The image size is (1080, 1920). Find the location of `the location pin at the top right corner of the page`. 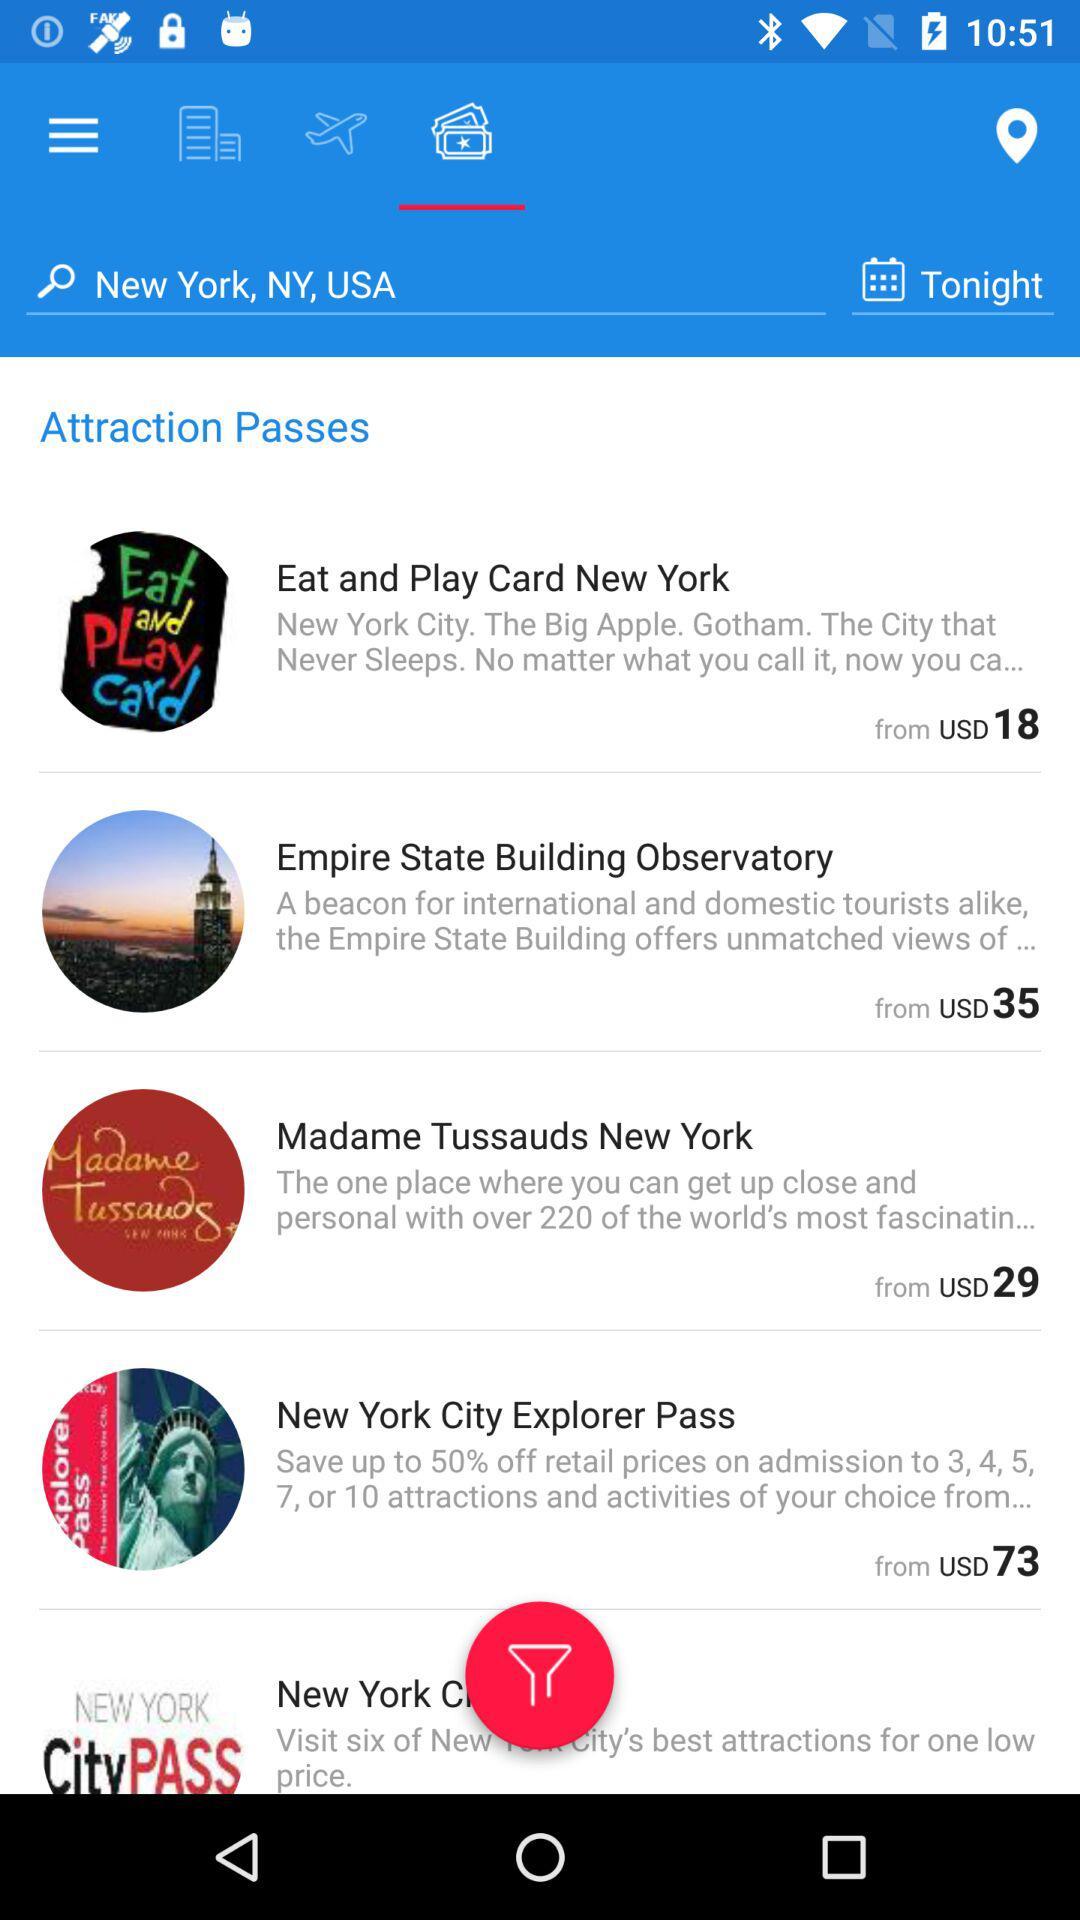

the location pin at the top right corner of the page is located at coordinates (813, 135).